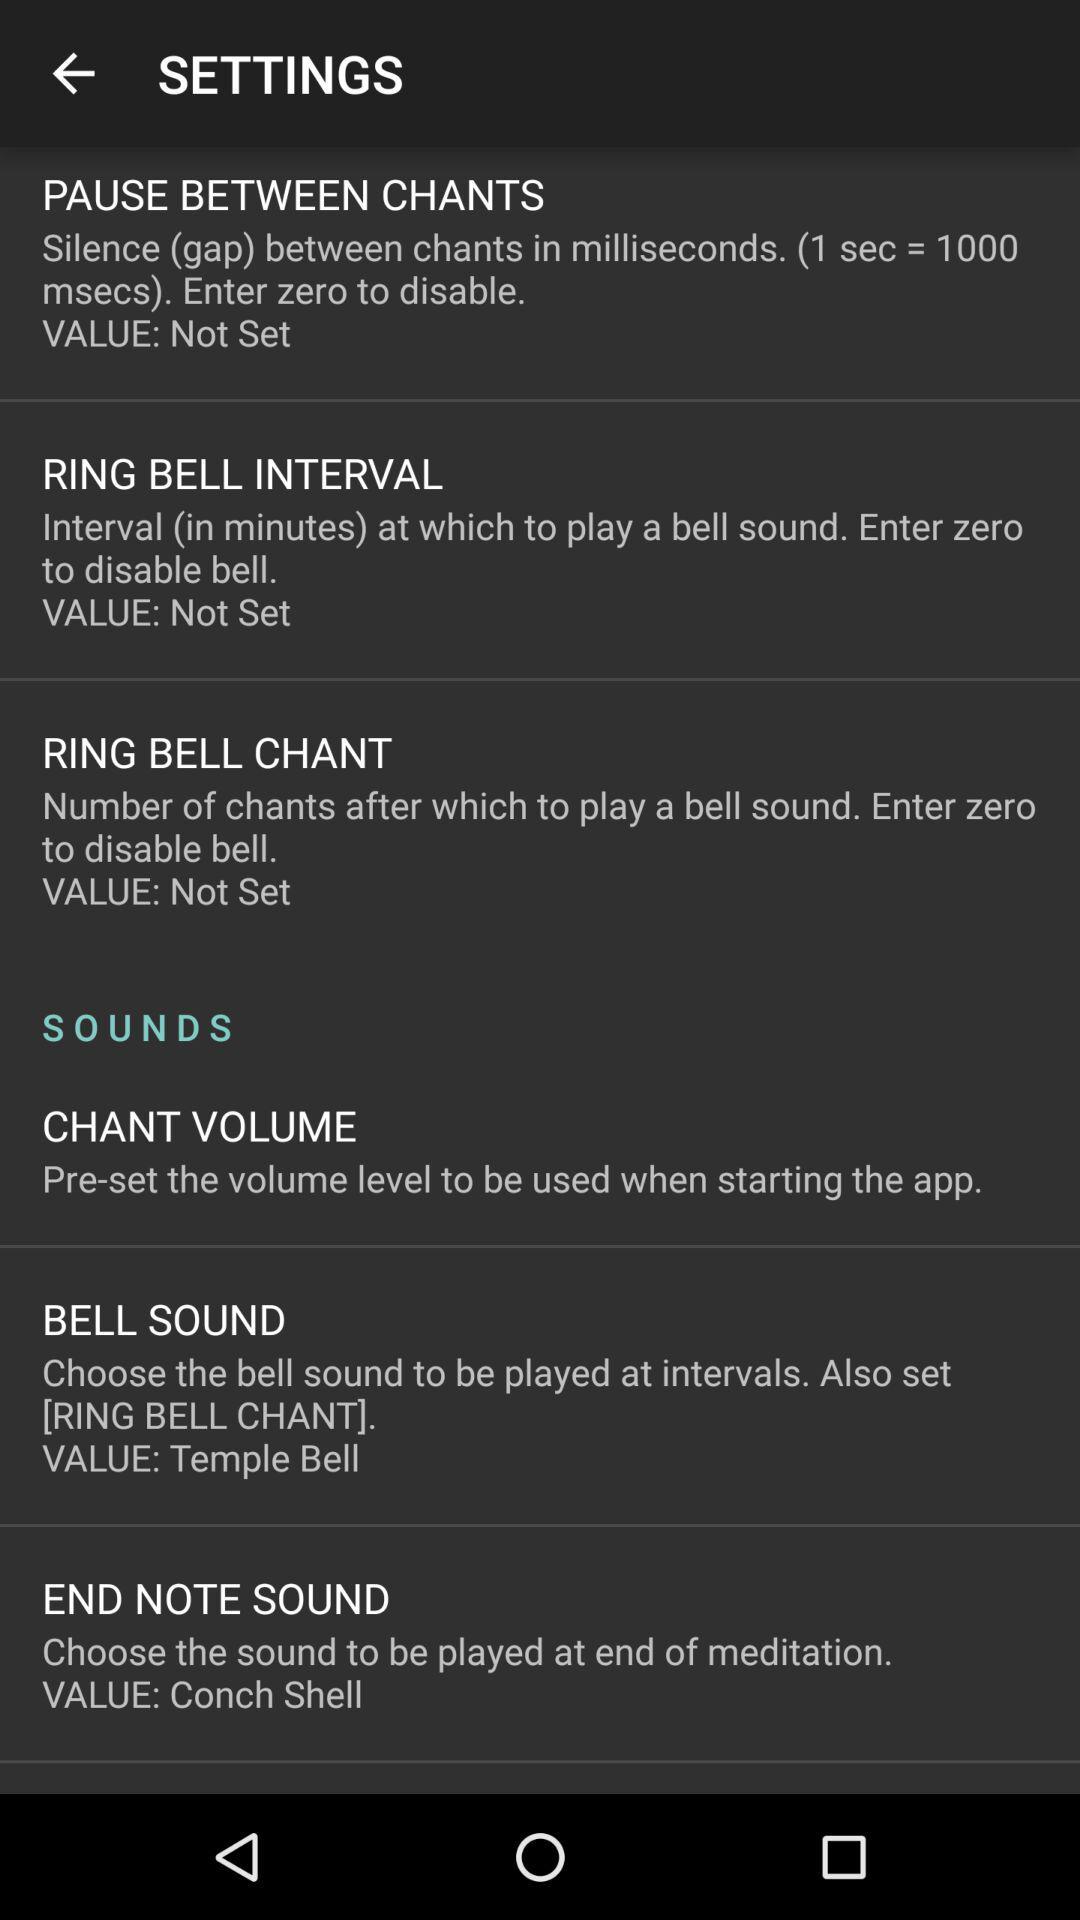 The image size is (1080, 1920). What do you see at coordinates (540, 1005) in the screenshot?
I see `the s o u` at bounding box center [540, 1005].